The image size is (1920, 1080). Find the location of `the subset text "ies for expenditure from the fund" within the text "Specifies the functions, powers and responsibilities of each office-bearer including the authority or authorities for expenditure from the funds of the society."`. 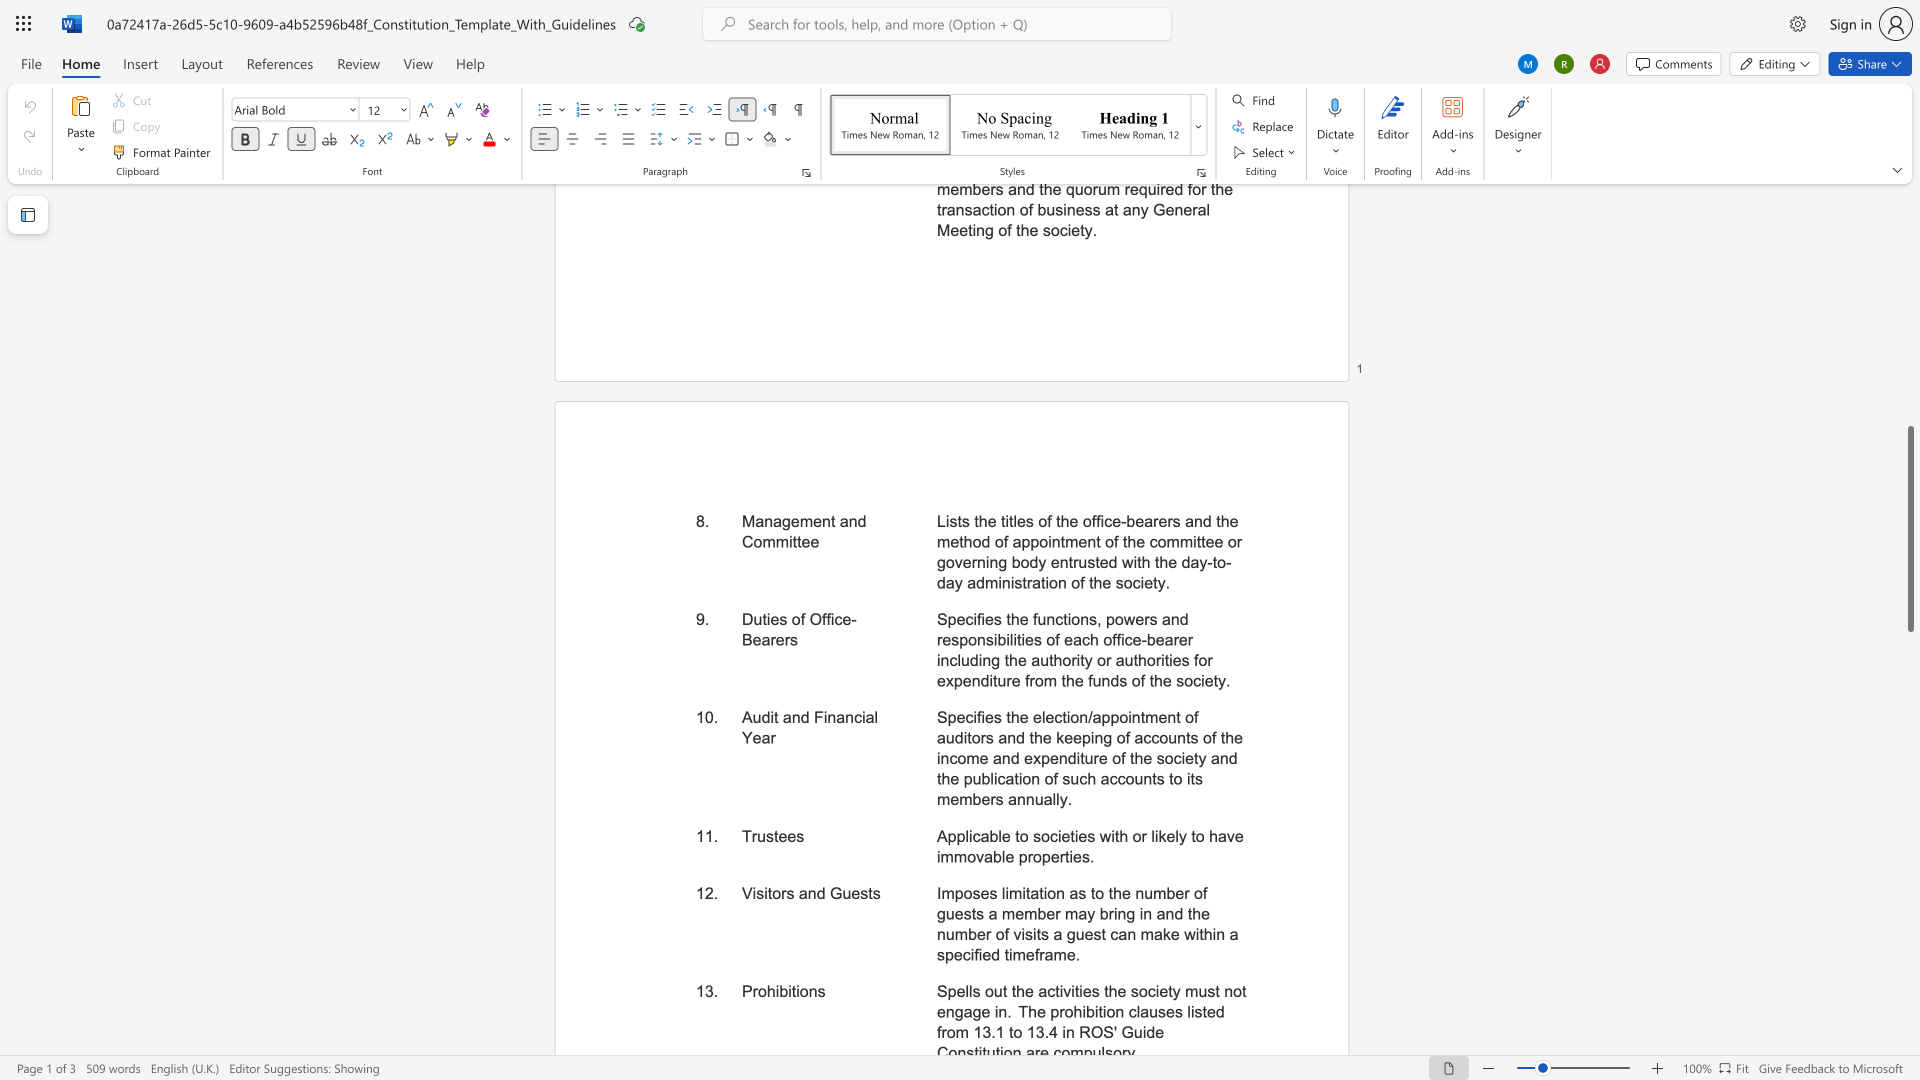

the subset text "ies for expenditure from the fund" within the text "Specifies the functions, powers and responsibilities of each office-bearer including the authority or authorities for expenditure from the funds of the society." is located at coordinates (1169, 660).